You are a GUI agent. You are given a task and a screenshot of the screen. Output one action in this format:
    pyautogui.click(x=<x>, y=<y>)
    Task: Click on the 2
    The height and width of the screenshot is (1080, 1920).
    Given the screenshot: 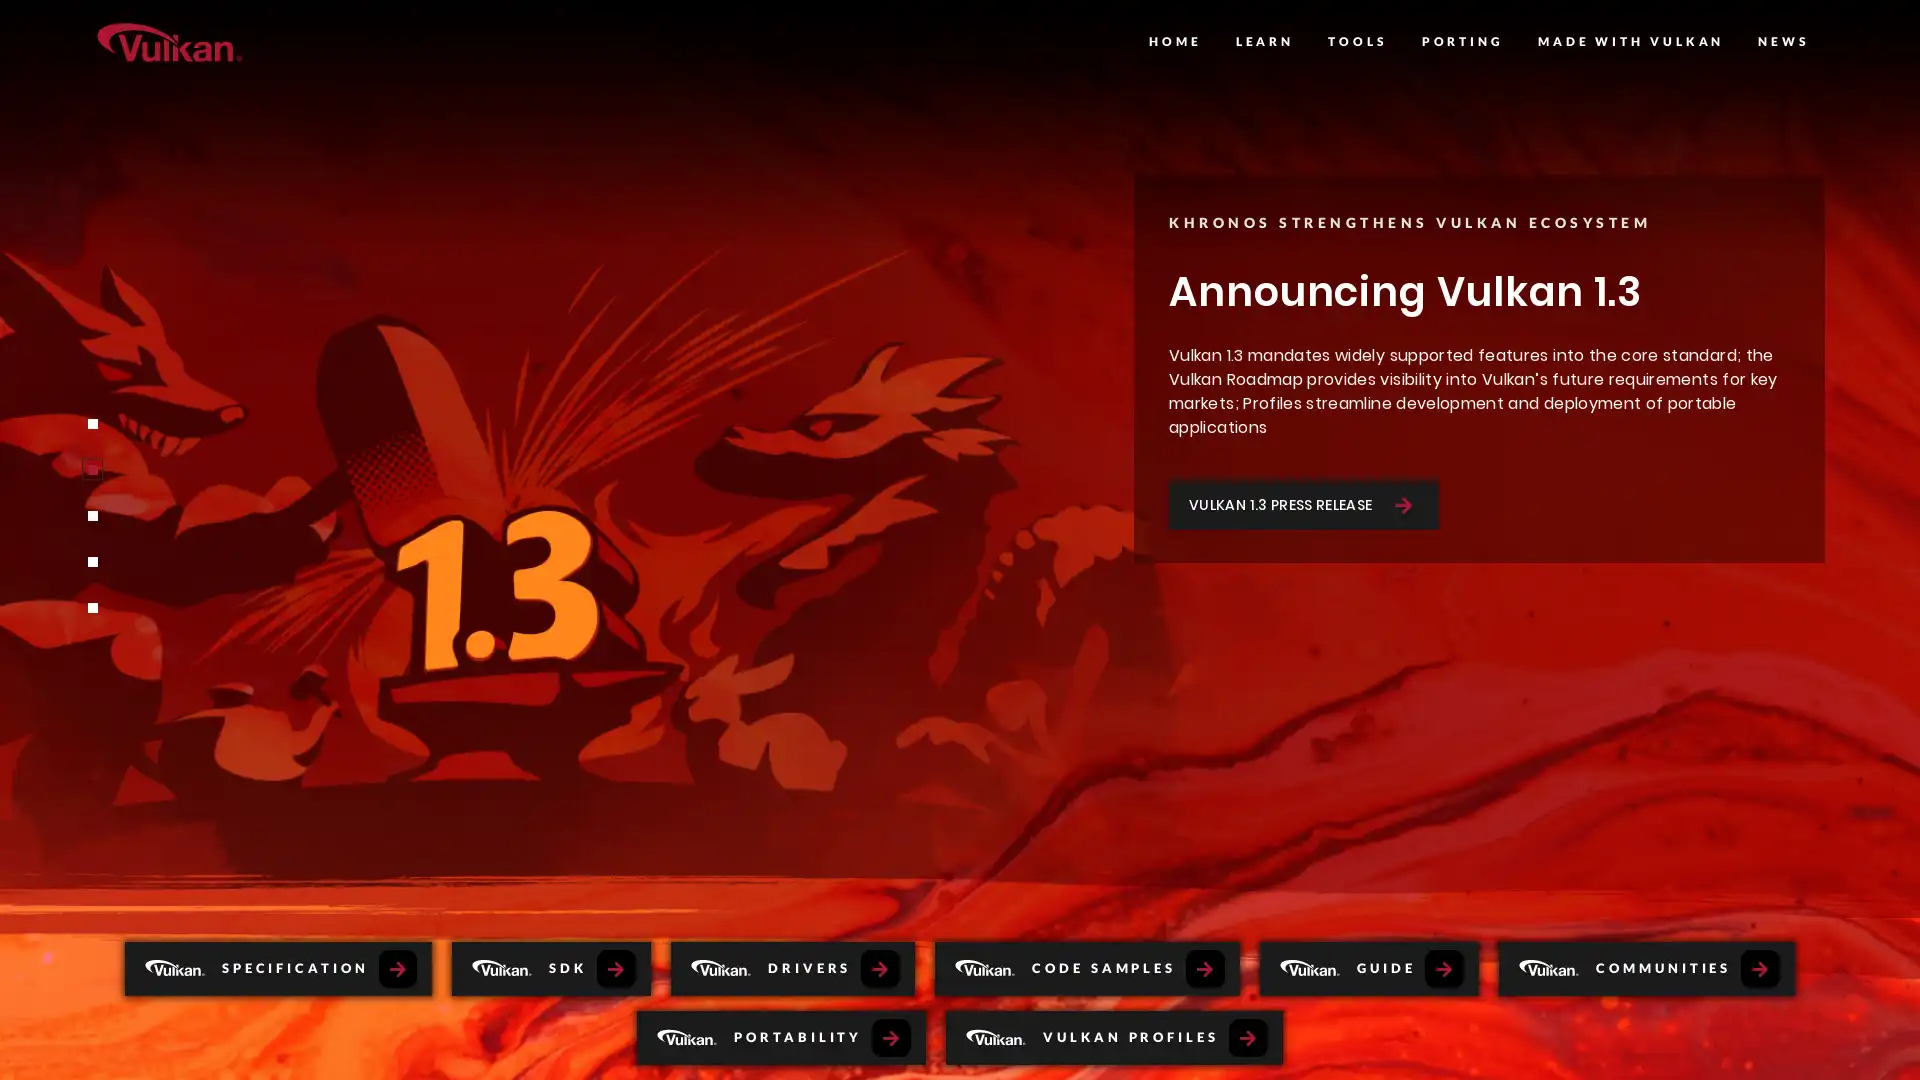 What is the action you would take?
    pyautogui.click(x=90, y=470)
    